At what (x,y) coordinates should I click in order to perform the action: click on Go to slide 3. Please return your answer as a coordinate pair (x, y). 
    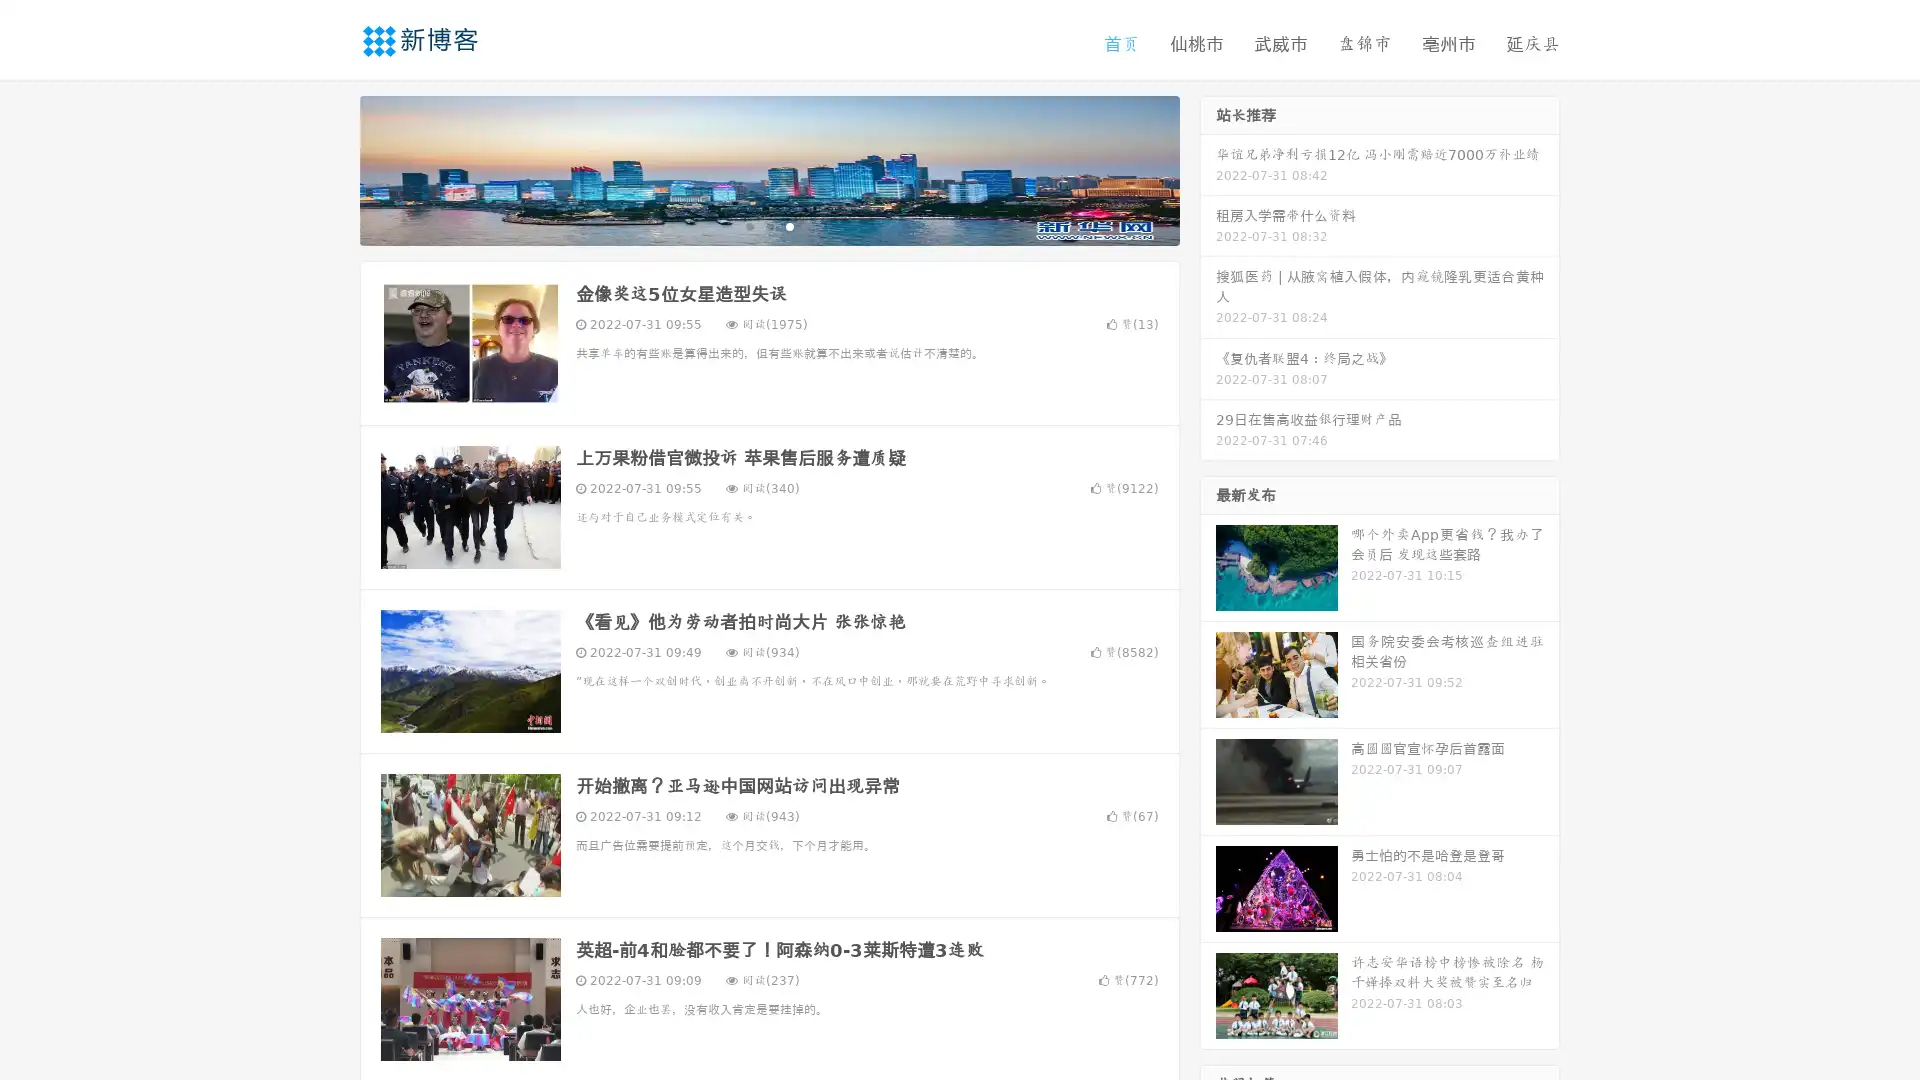
    Looking at the image, I should click on (789, 225).